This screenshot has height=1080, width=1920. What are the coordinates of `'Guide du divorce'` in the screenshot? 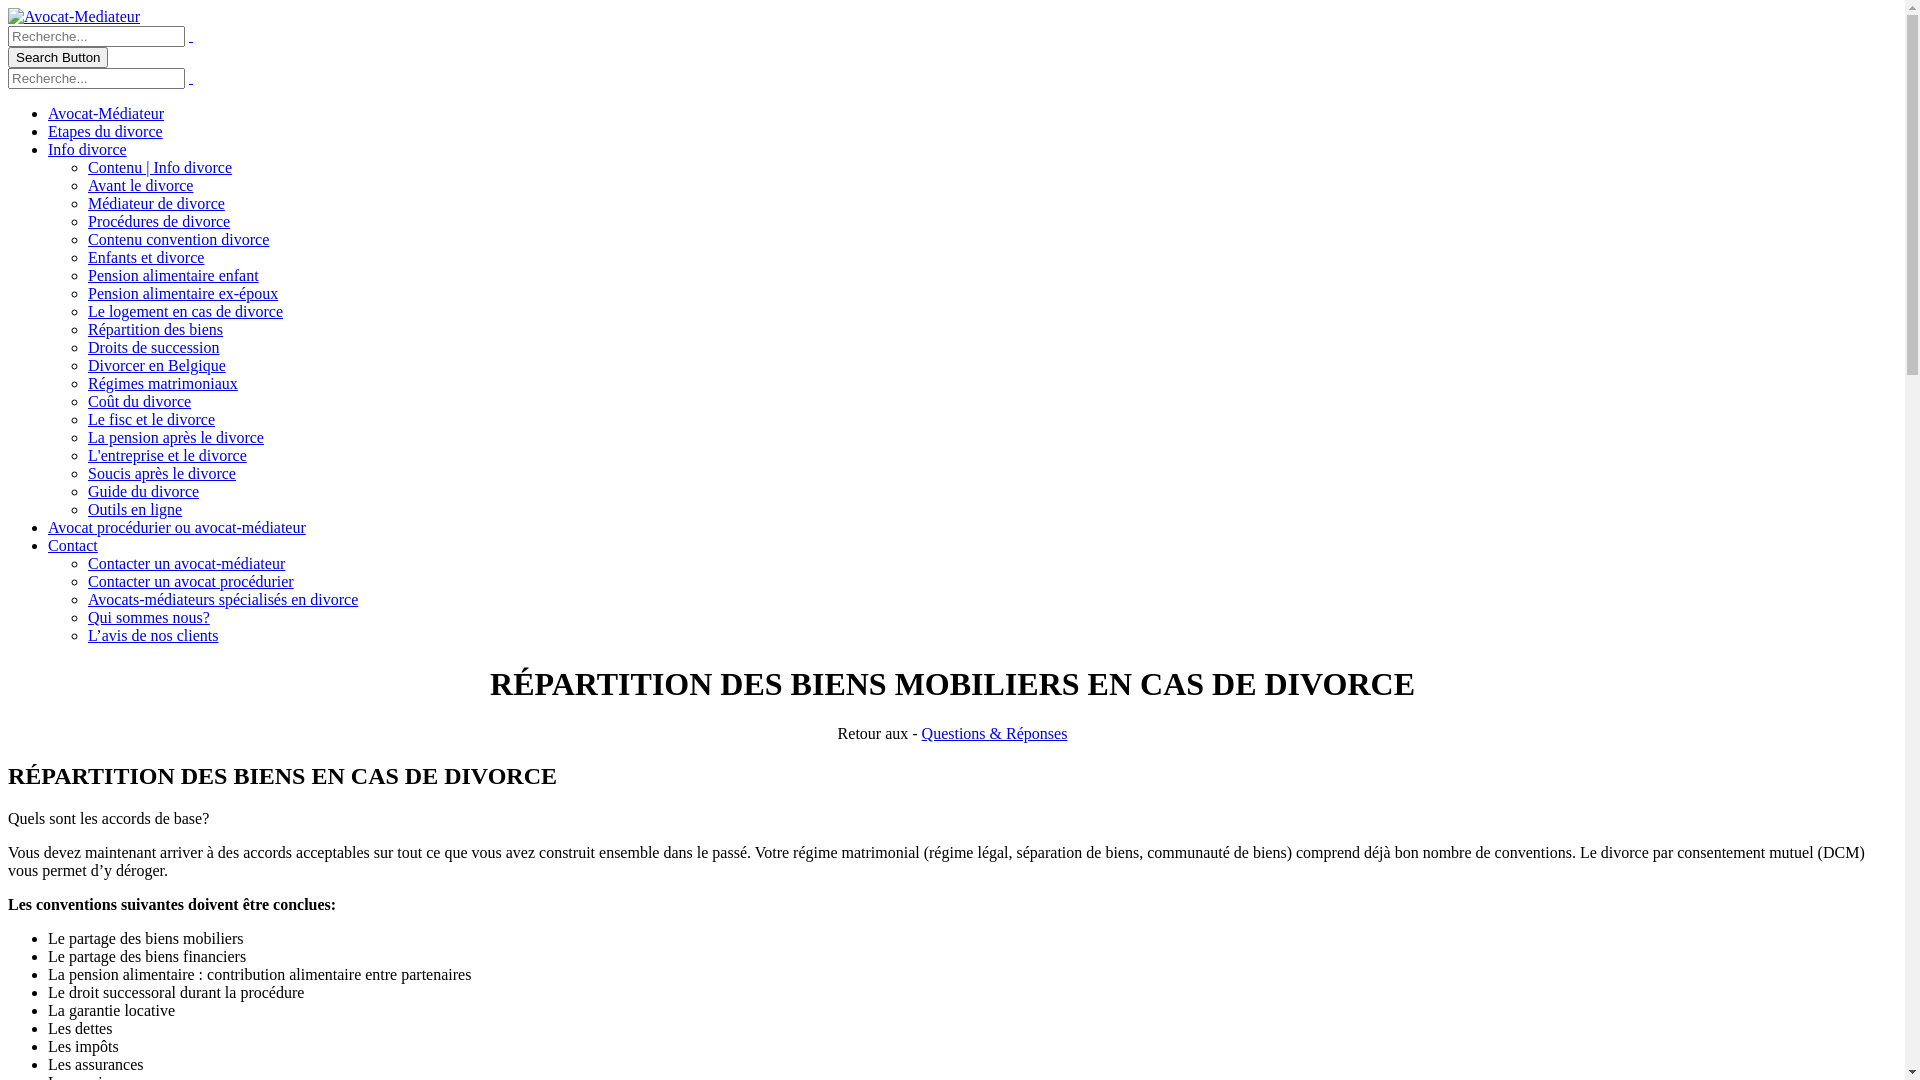 It's located at (142, 491).